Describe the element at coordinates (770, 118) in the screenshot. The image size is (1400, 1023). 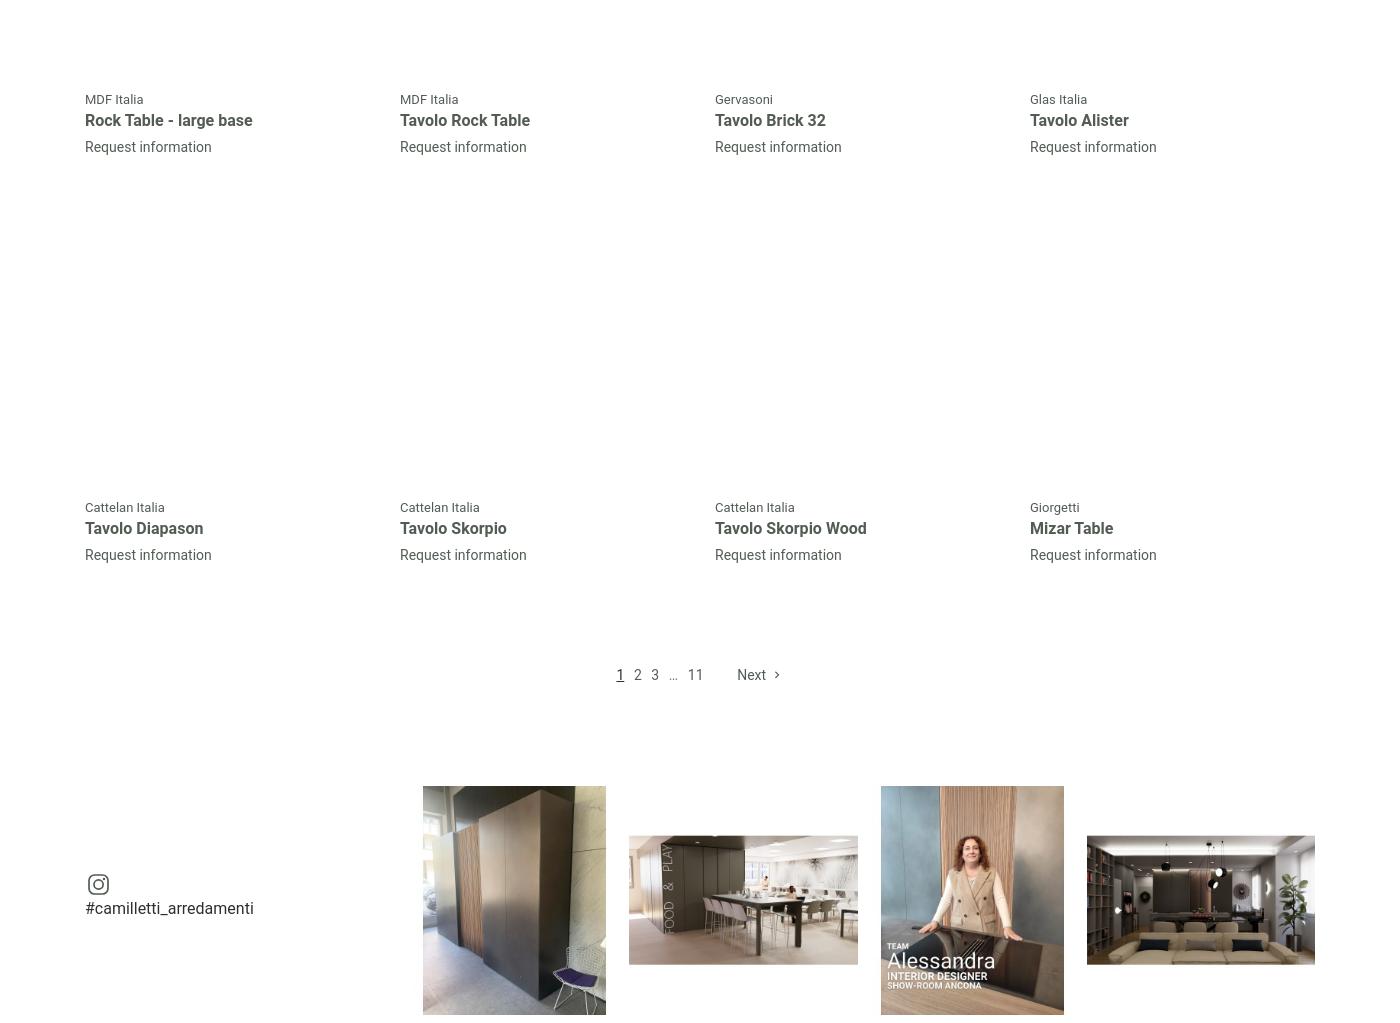
I see `'Tavolo Brick 32'` at that location.